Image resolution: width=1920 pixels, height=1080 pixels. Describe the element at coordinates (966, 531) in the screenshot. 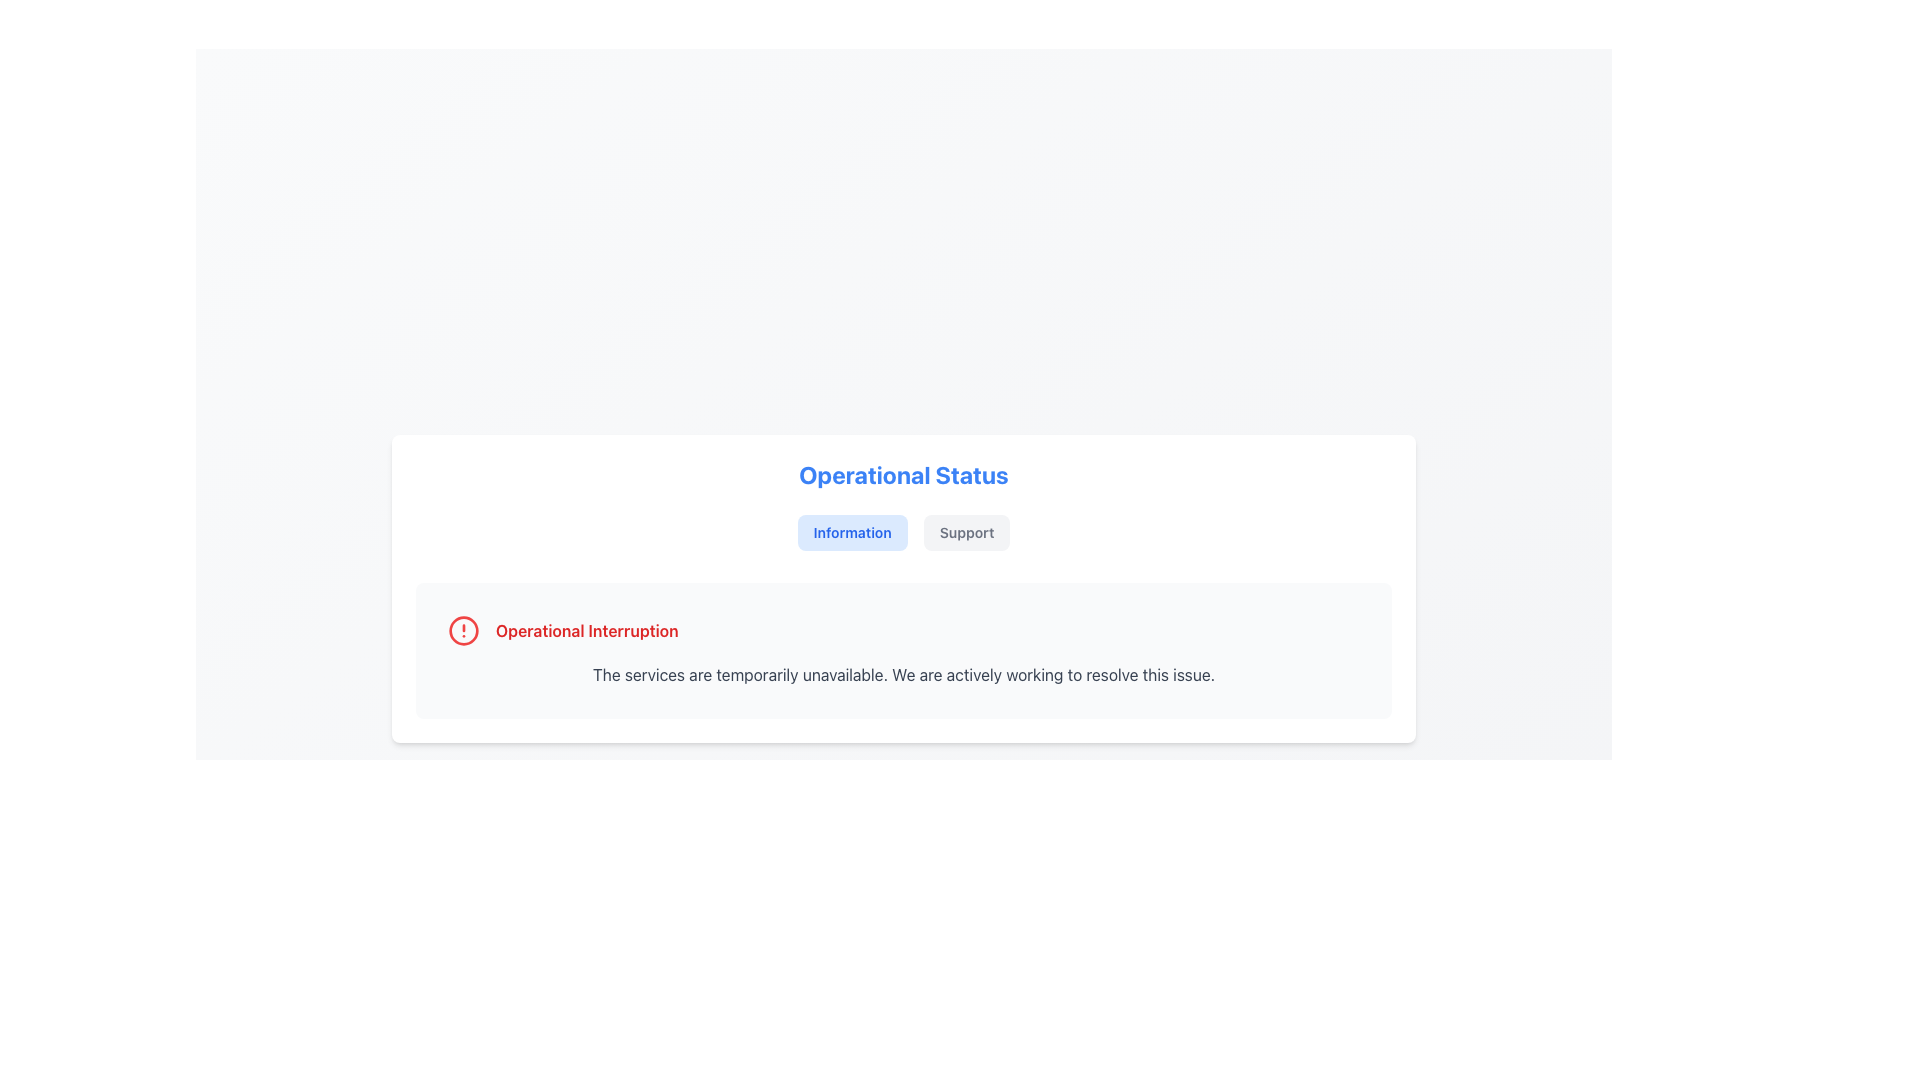

I see `the navigation button located to the right of the 'Information' button, which is centered below the 'Operational Status' heading` at that location.